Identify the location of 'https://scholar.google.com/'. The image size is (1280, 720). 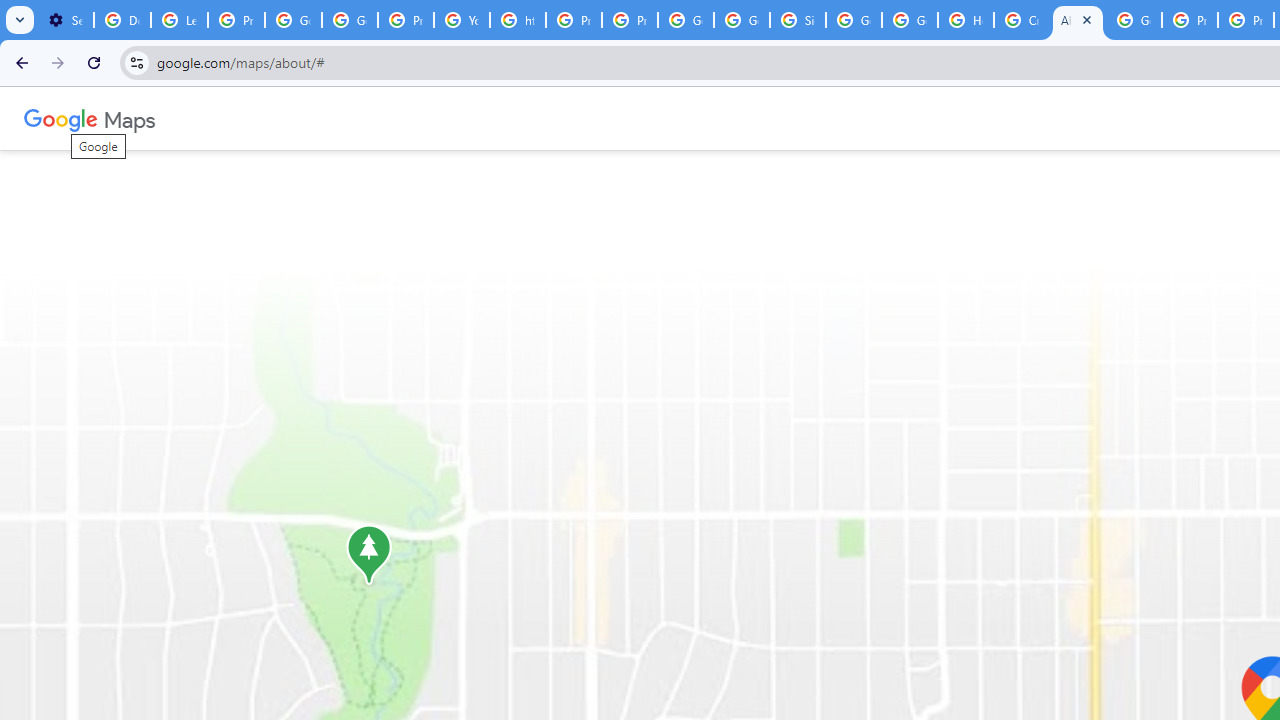
(518, 20).